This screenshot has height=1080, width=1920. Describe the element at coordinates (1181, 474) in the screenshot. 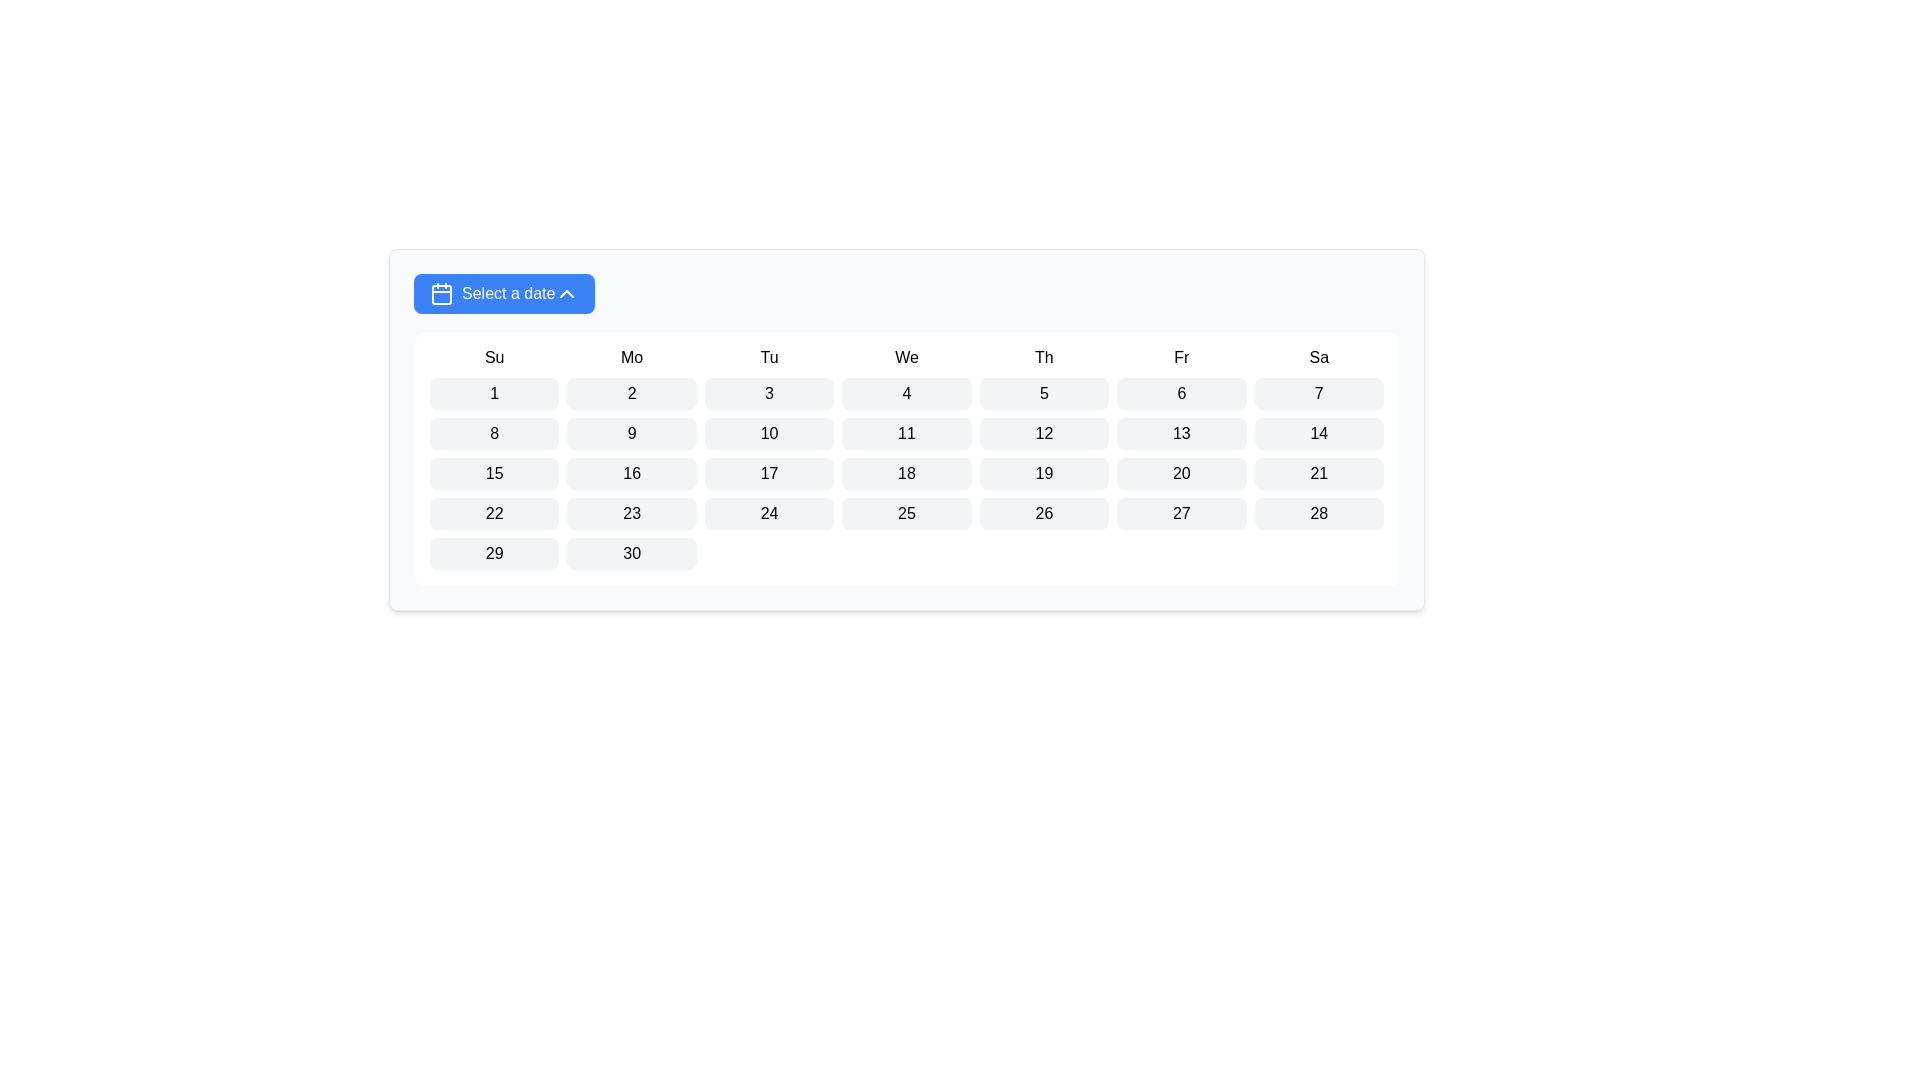

I see `the button representing the 20th day of the month in the Friday column of the calendar grid` at that location.